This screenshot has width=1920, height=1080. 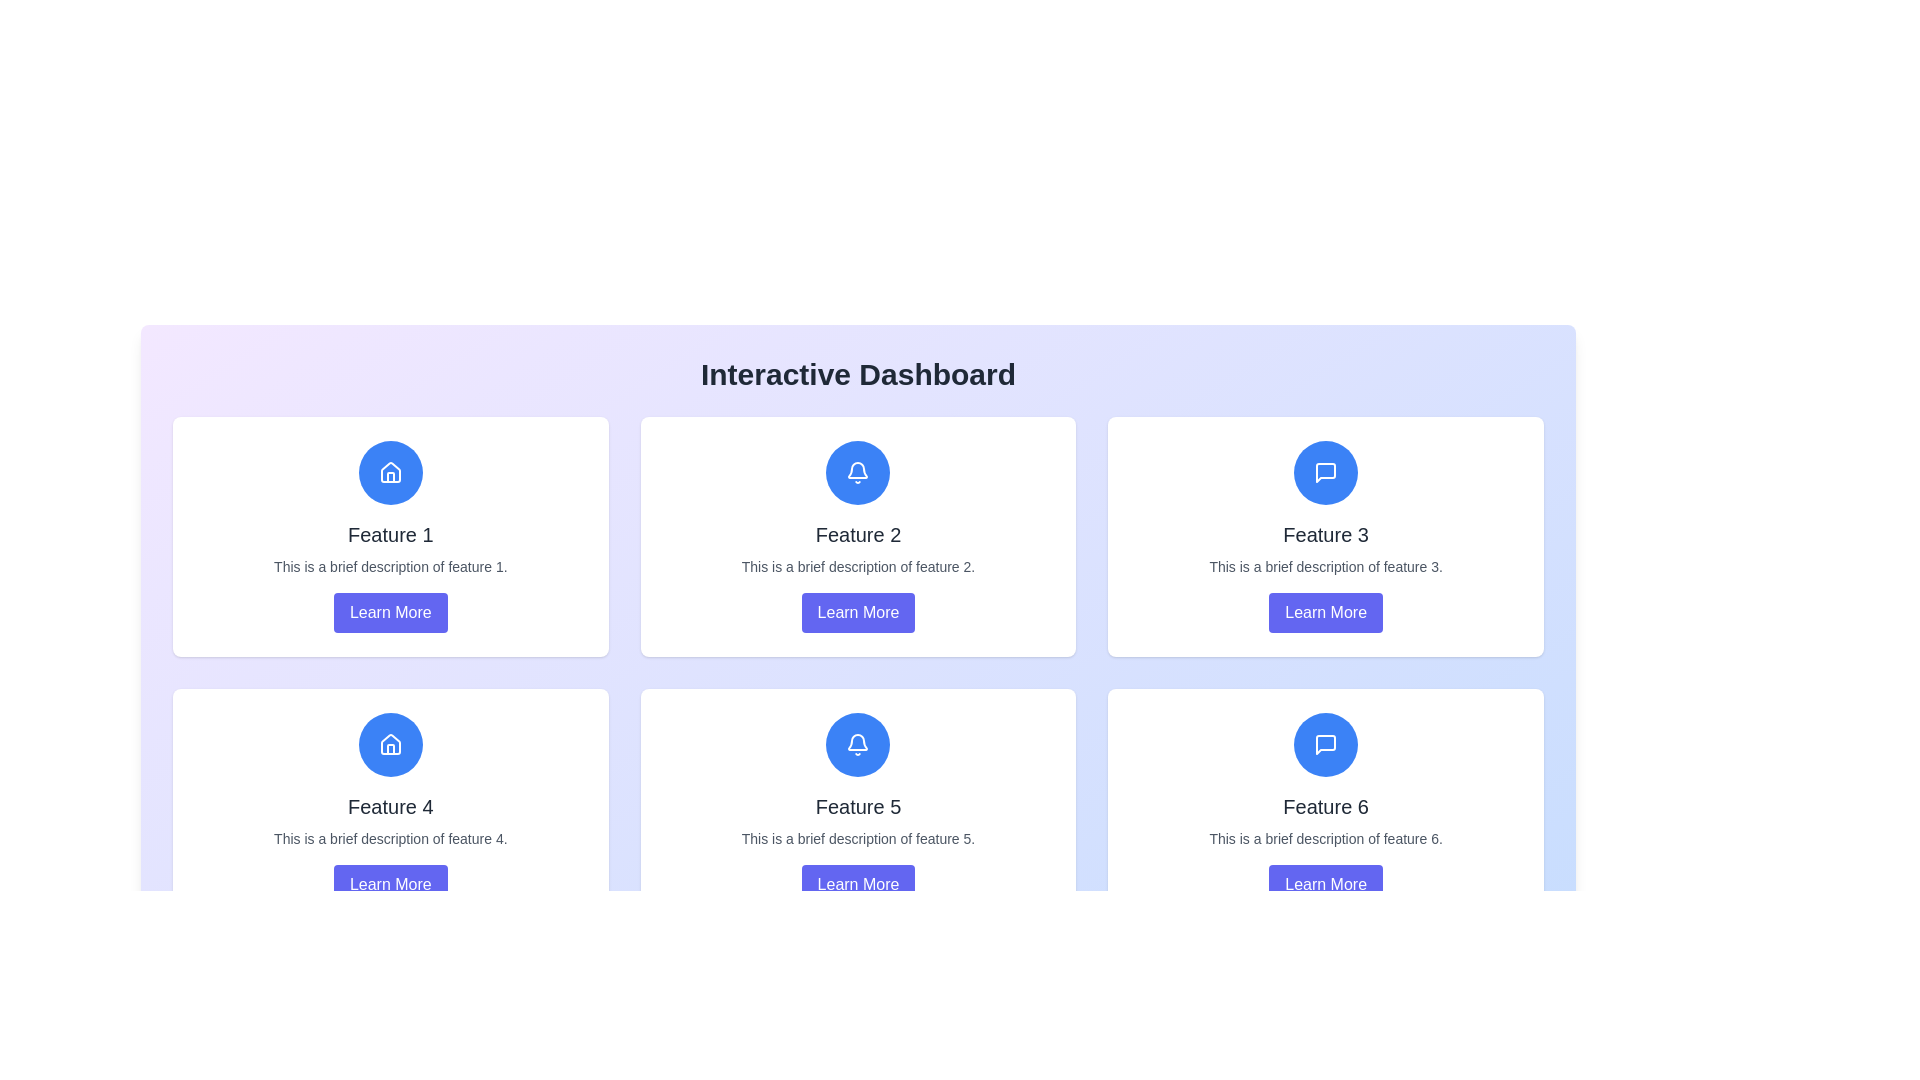 I want to click on description of 'Feature 1' located on the first card in the grid layout, which has a white background and a purple button labeled 'Learn More', so click(x=390, y=535).